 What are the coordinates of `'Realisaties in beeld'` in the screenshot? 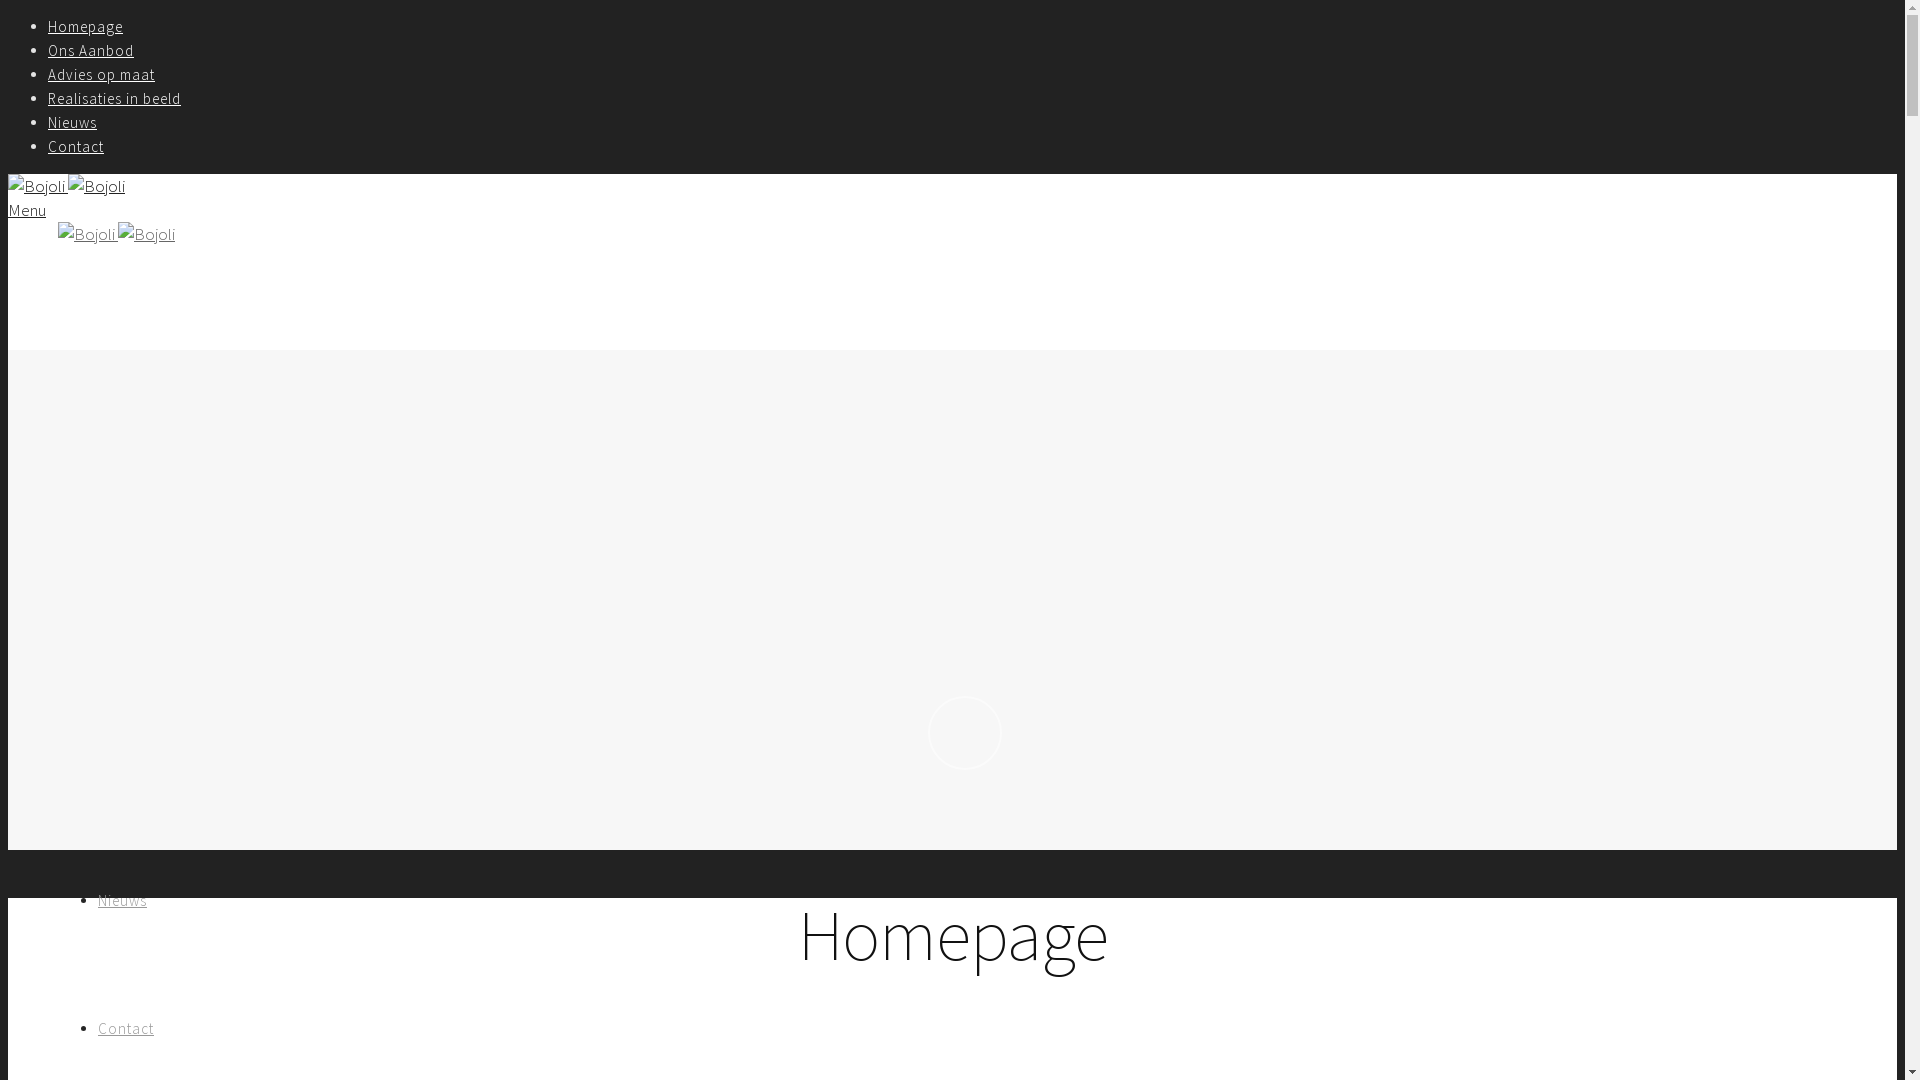 It's located at (96, 771).